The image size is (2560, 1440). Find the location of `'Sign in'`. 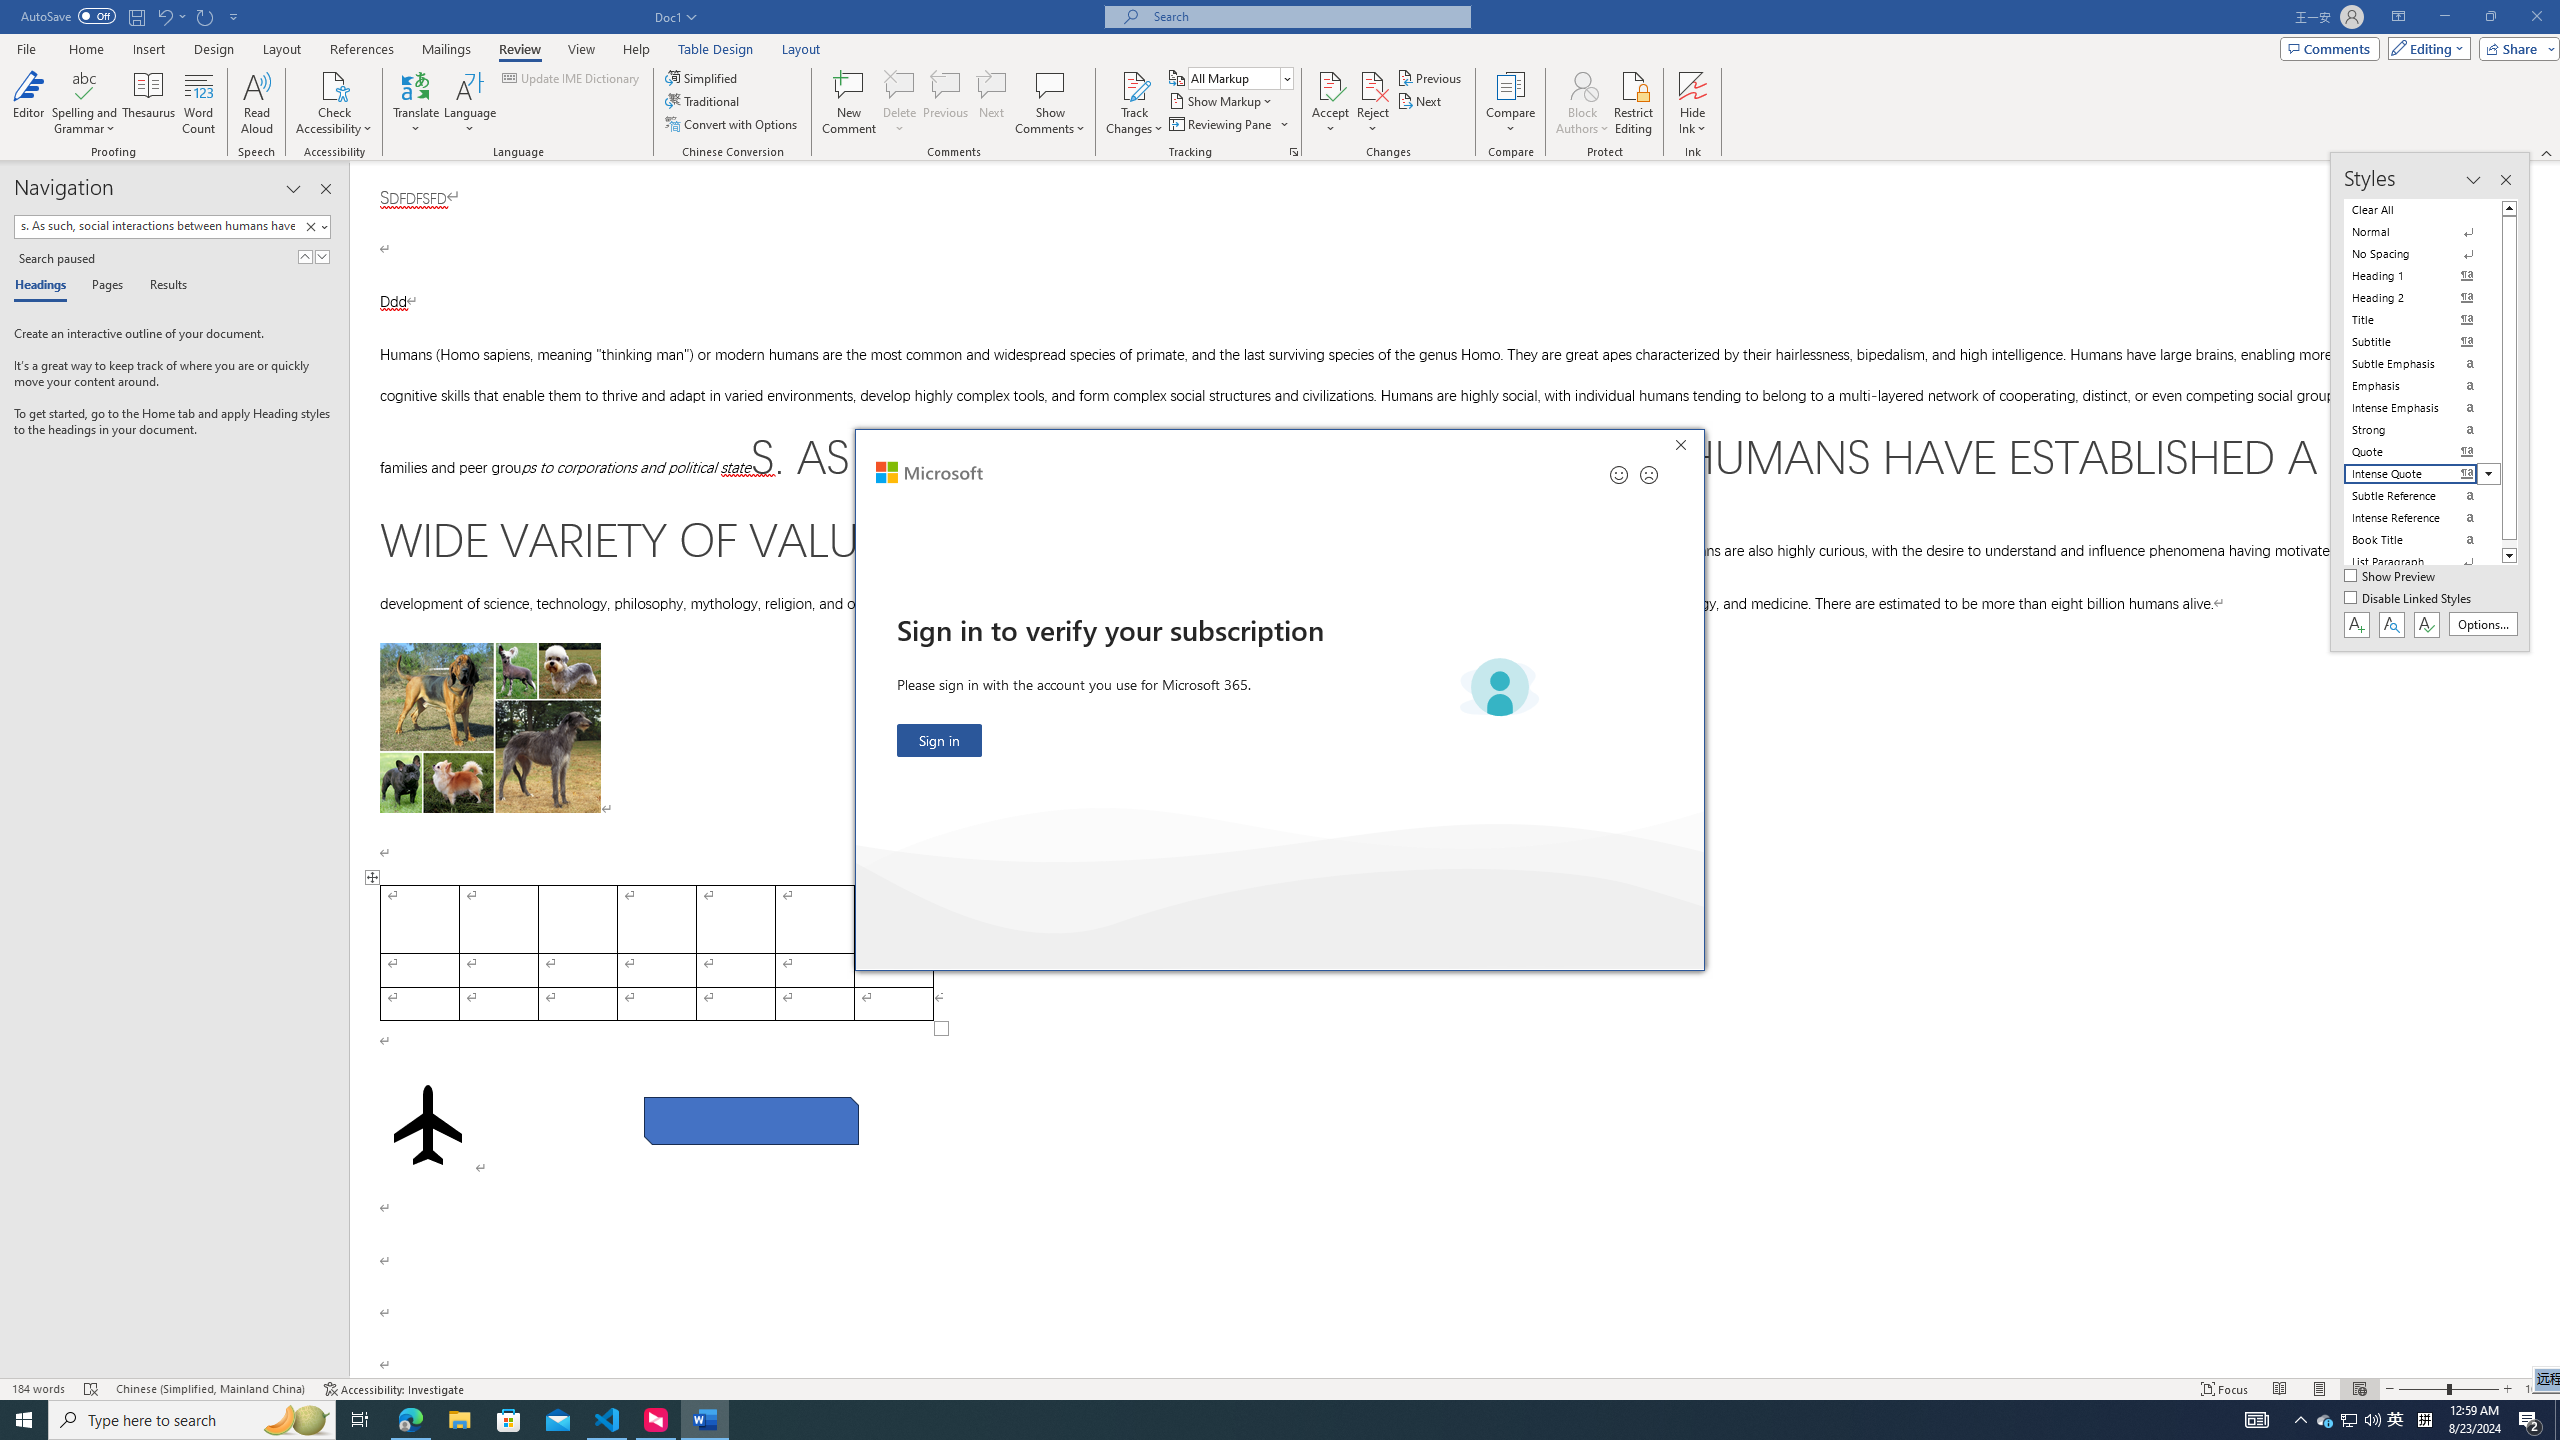

'Sign in' is located at coordinates (938, 739).